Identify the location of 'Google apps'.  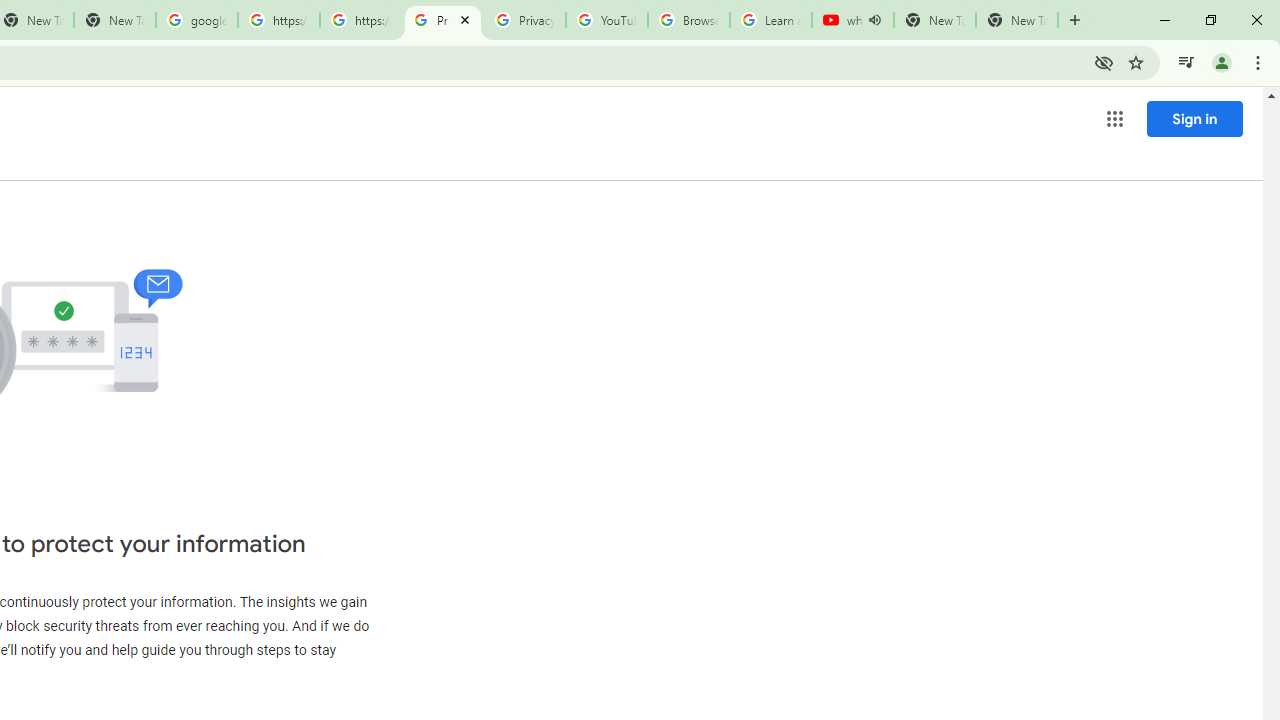
(1113, 119).